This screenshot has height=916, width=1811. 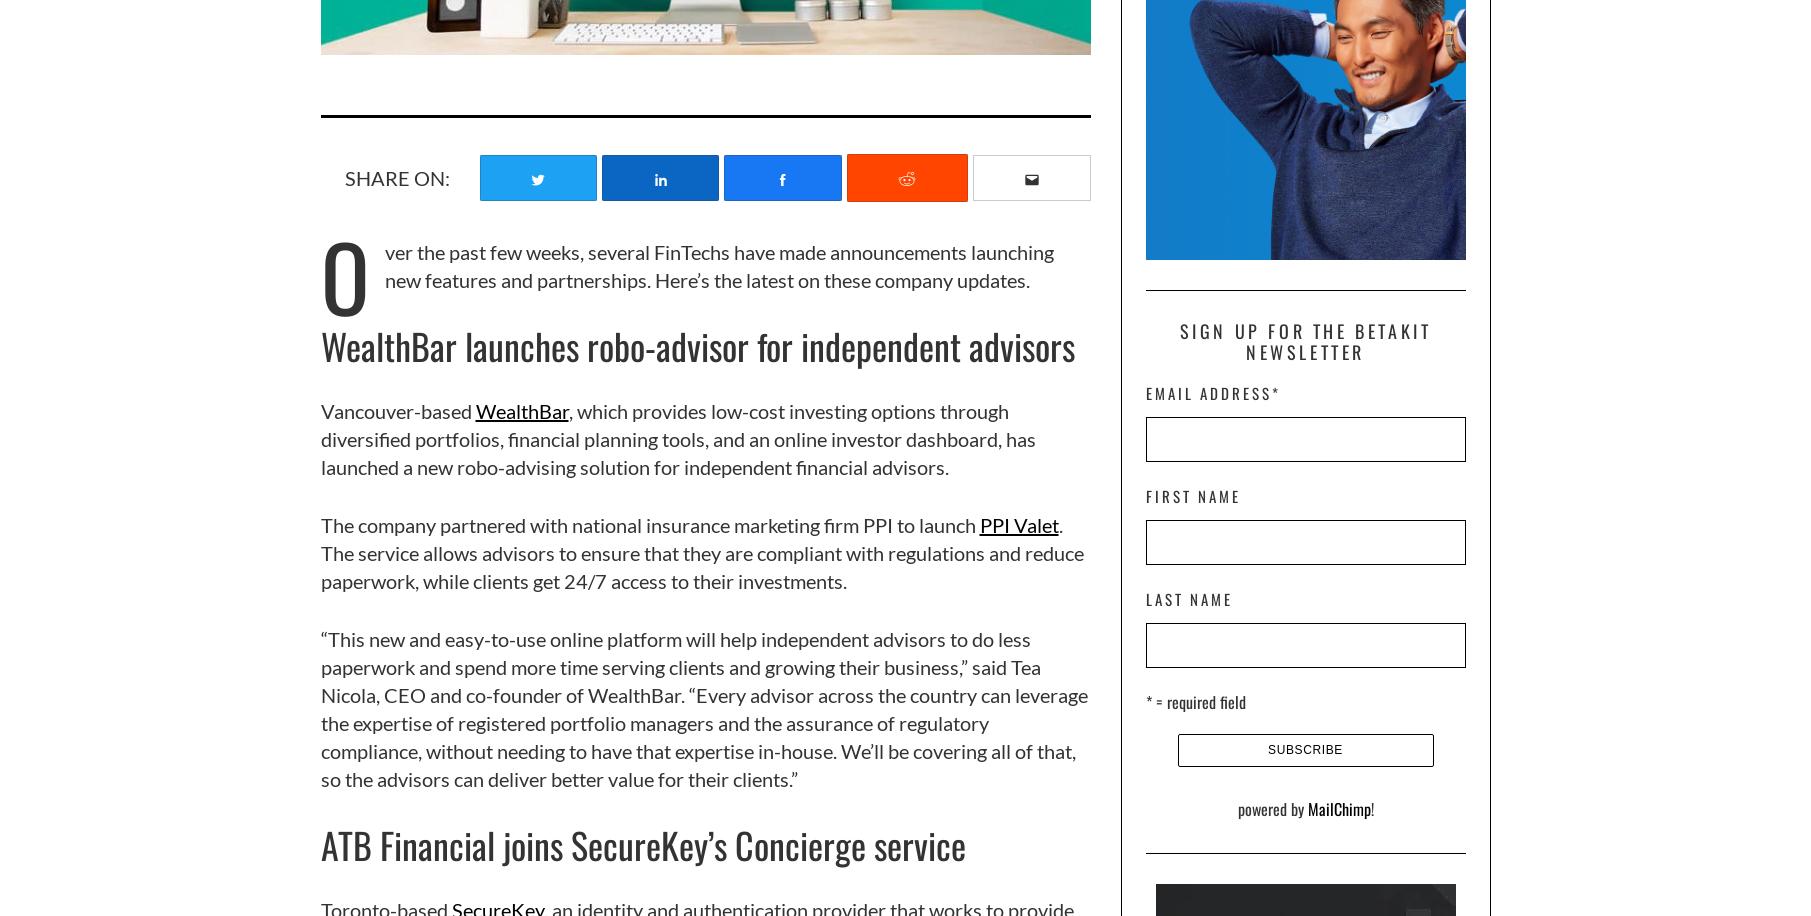 I want to click on '*', so click(x=1275, y=391).